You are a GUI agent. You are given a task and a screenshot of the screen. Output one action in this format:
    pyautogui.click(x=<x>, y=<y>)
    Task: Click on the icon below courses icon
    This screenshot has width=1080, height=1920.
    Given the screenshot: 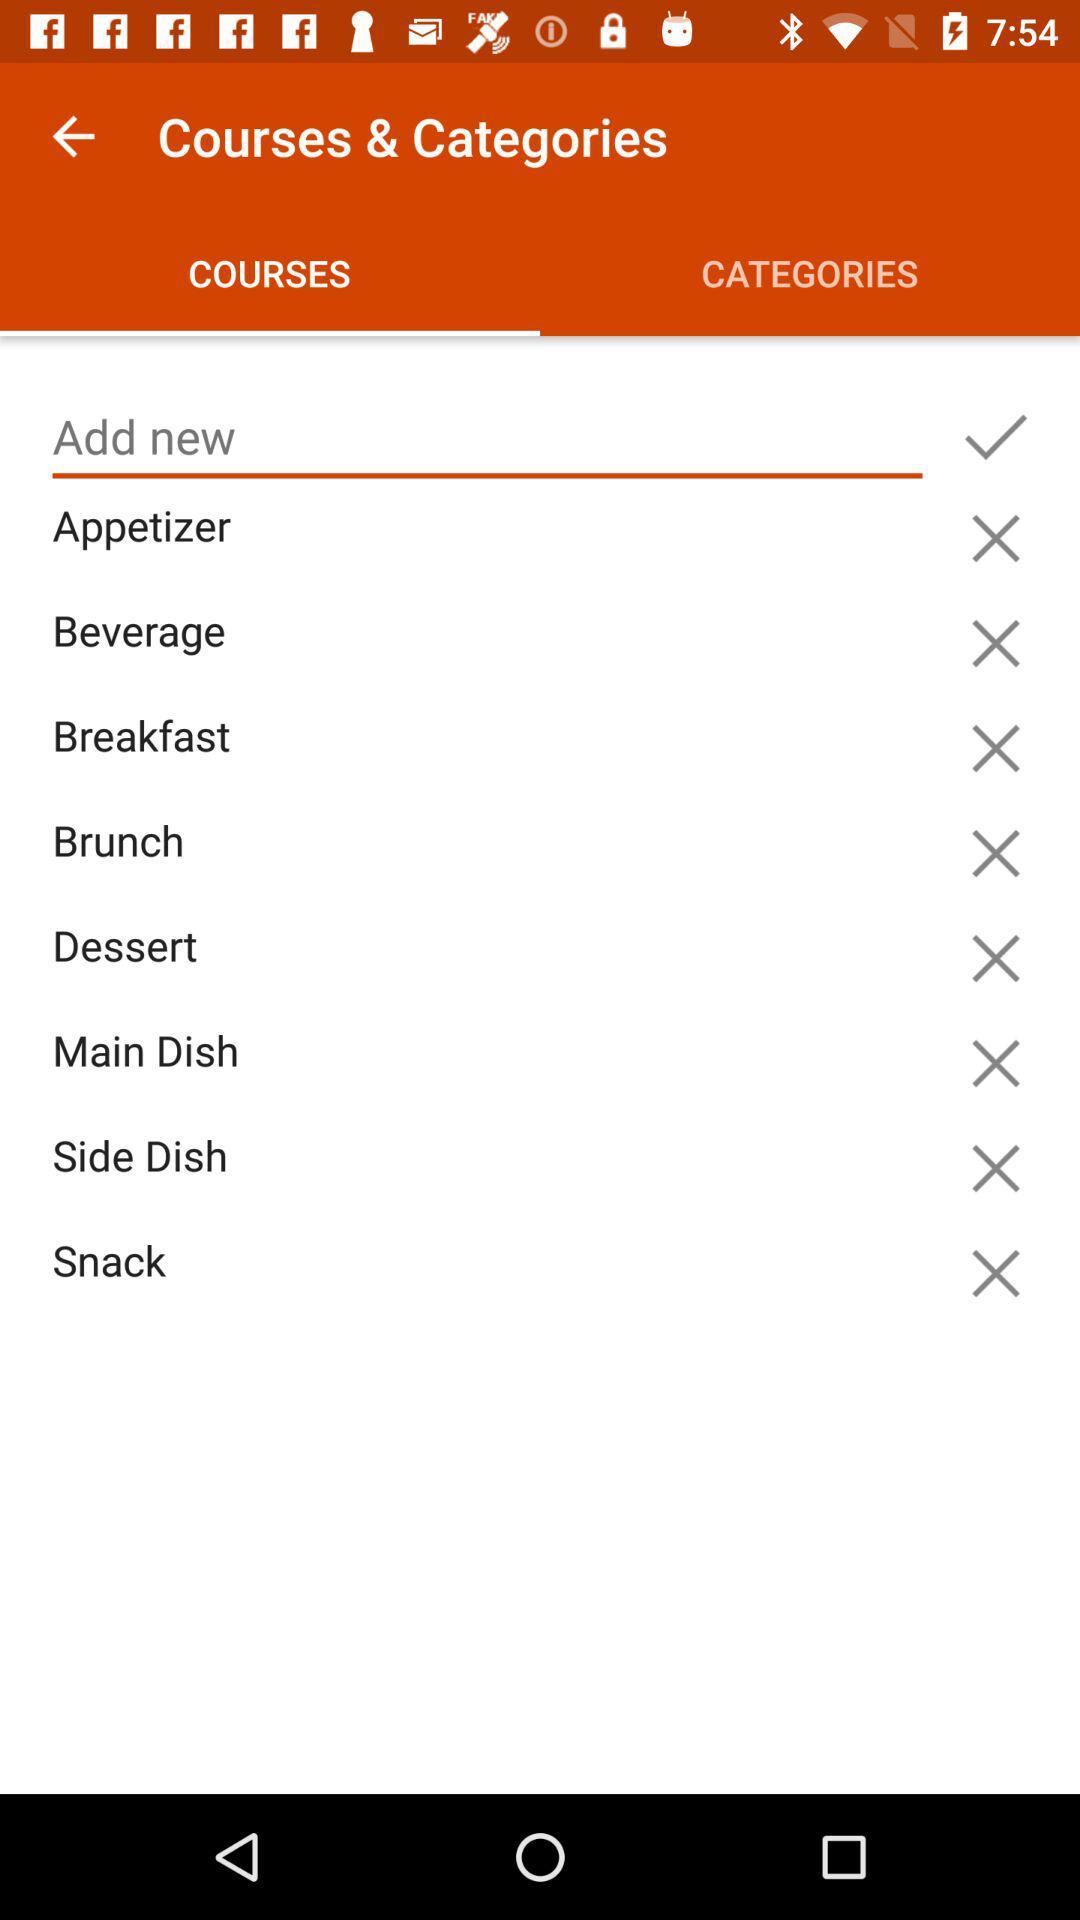 What is the action you would take?
    pyautogui.click(x=487, y=436)
    